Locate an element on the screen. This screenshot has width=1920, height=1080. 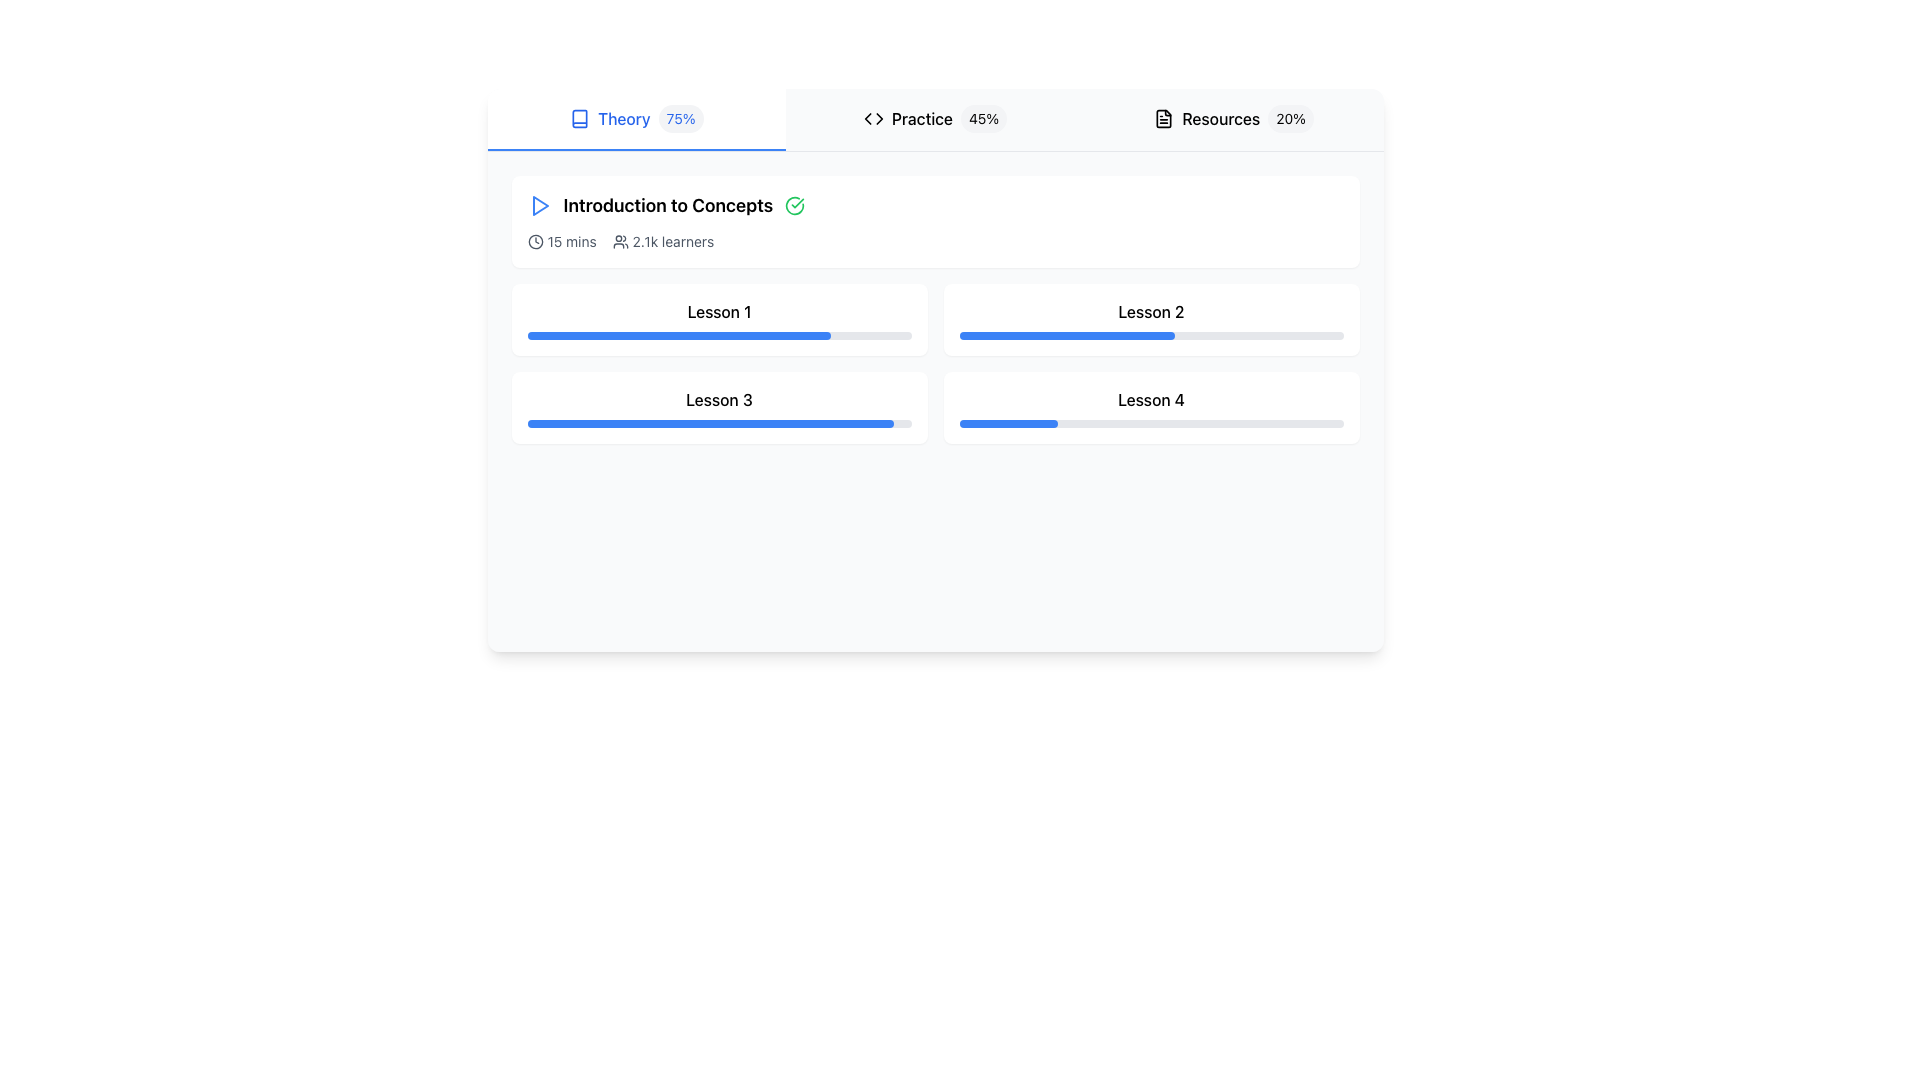
the SVG icon representing the 'Theory' section, which is positioned immediately to the left of the text labeled 'Theory', to interact with it is located at coordinates (579, 119).